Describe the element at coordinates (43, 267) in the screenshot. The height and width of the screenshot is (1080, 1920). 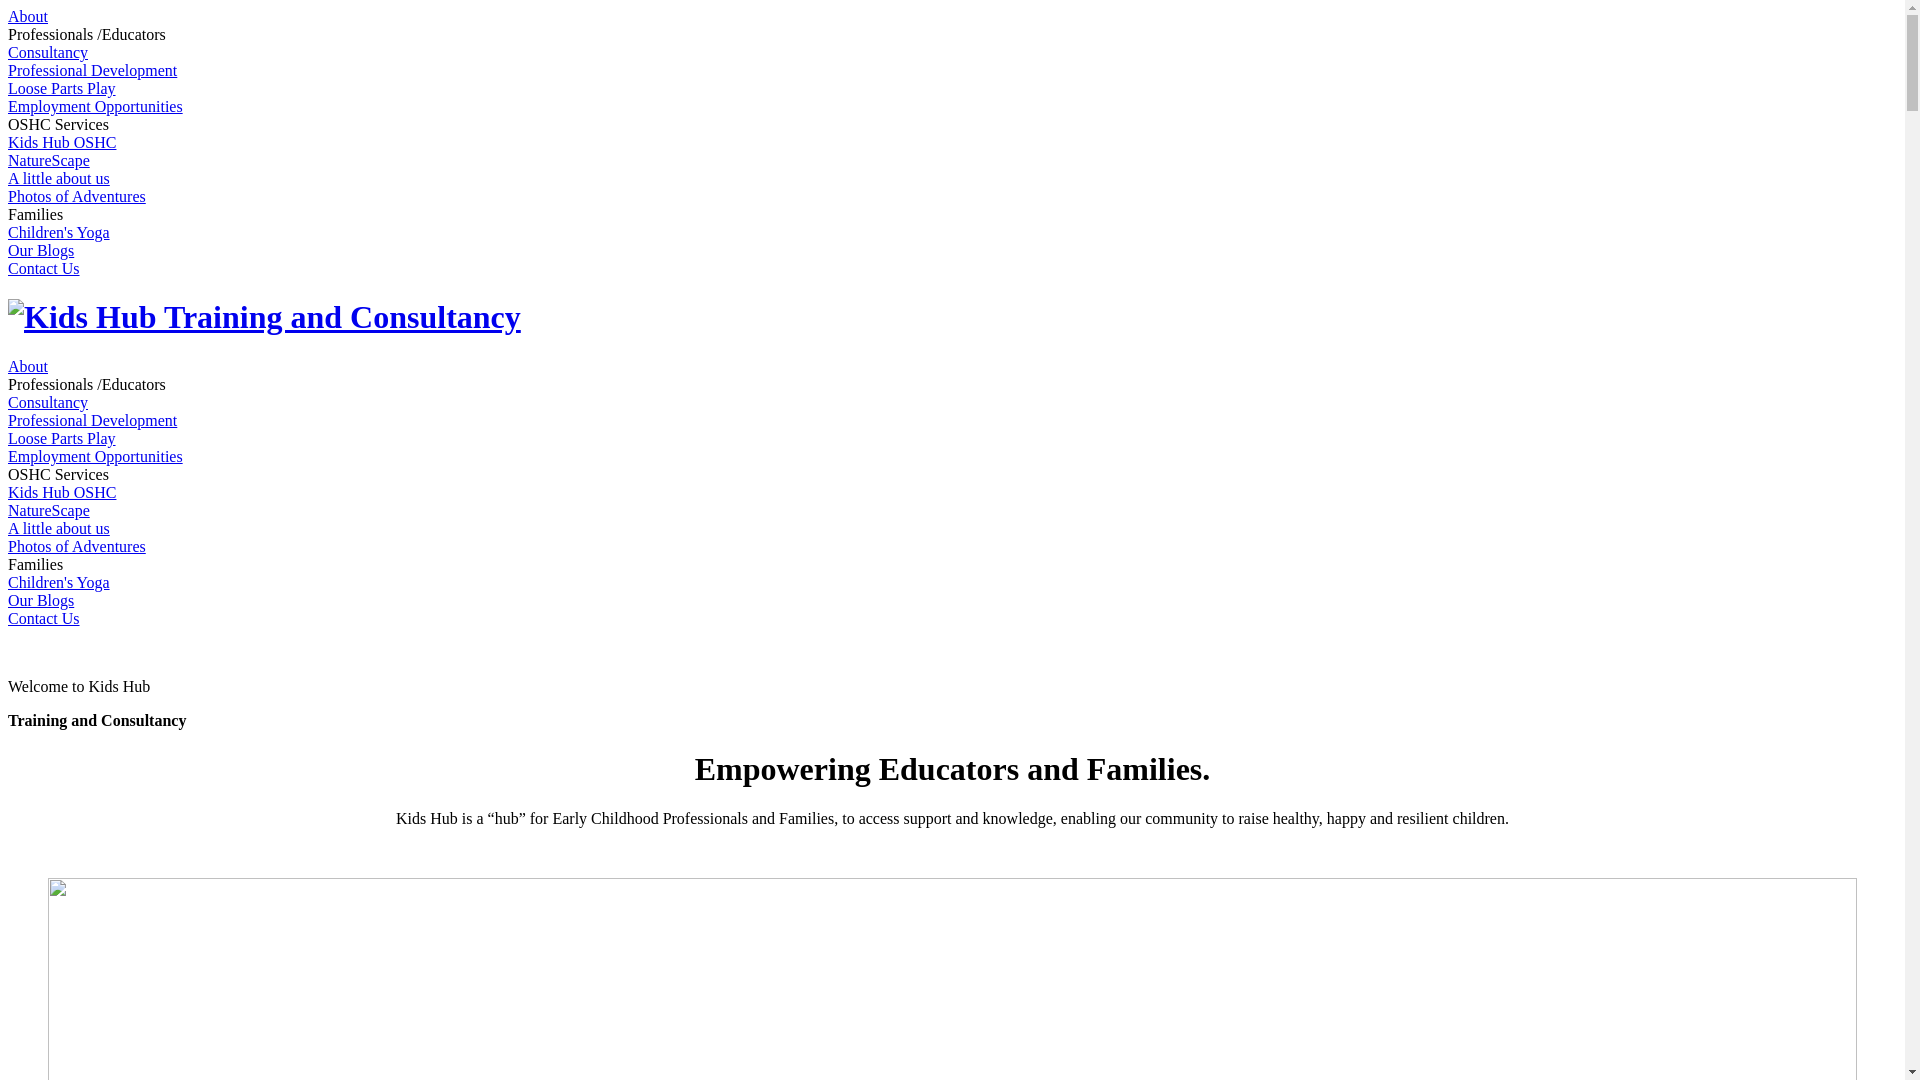
I see `'Contact Us'` at that location.